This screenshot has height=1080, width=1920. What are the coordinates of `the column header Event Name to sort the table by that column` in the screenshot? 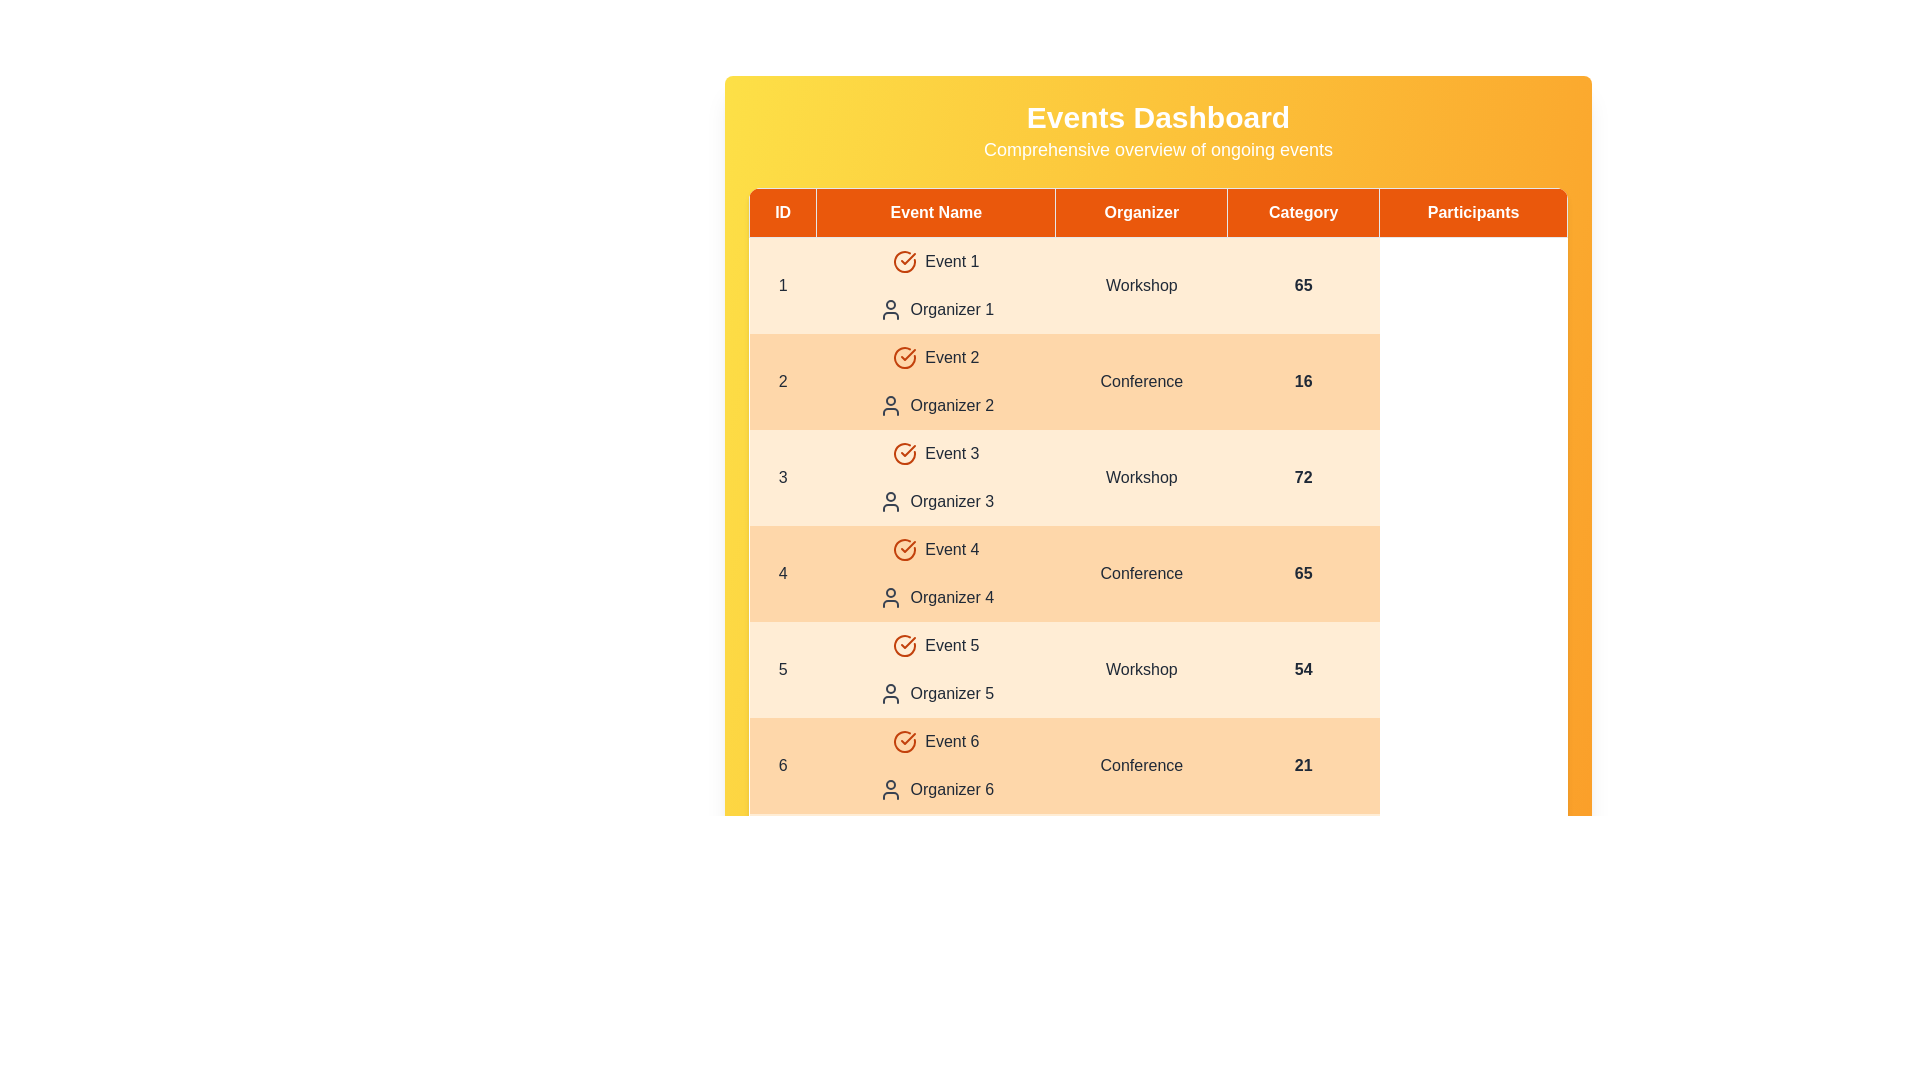 It's located at (935, 212).